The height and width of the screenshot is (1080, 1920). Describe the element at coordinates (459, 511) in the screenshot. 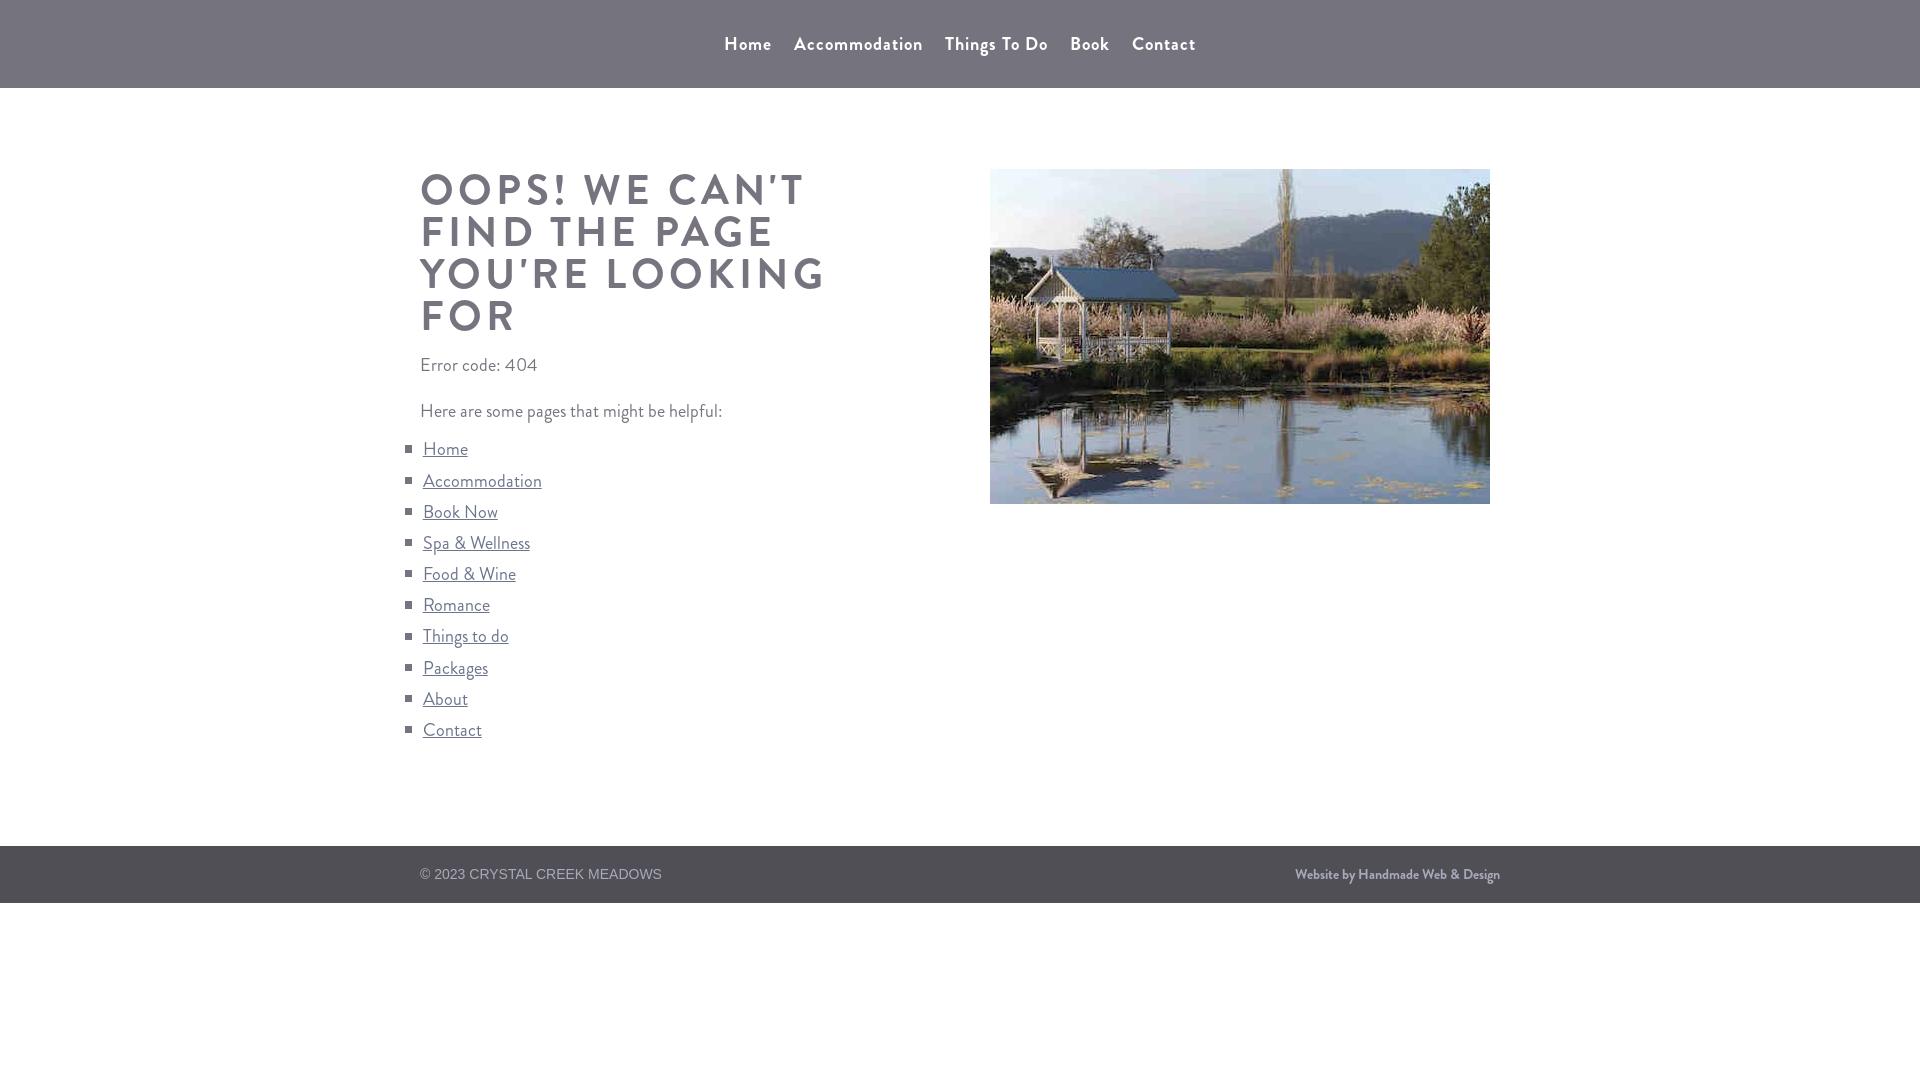

I see `'Book Now'` at that location.